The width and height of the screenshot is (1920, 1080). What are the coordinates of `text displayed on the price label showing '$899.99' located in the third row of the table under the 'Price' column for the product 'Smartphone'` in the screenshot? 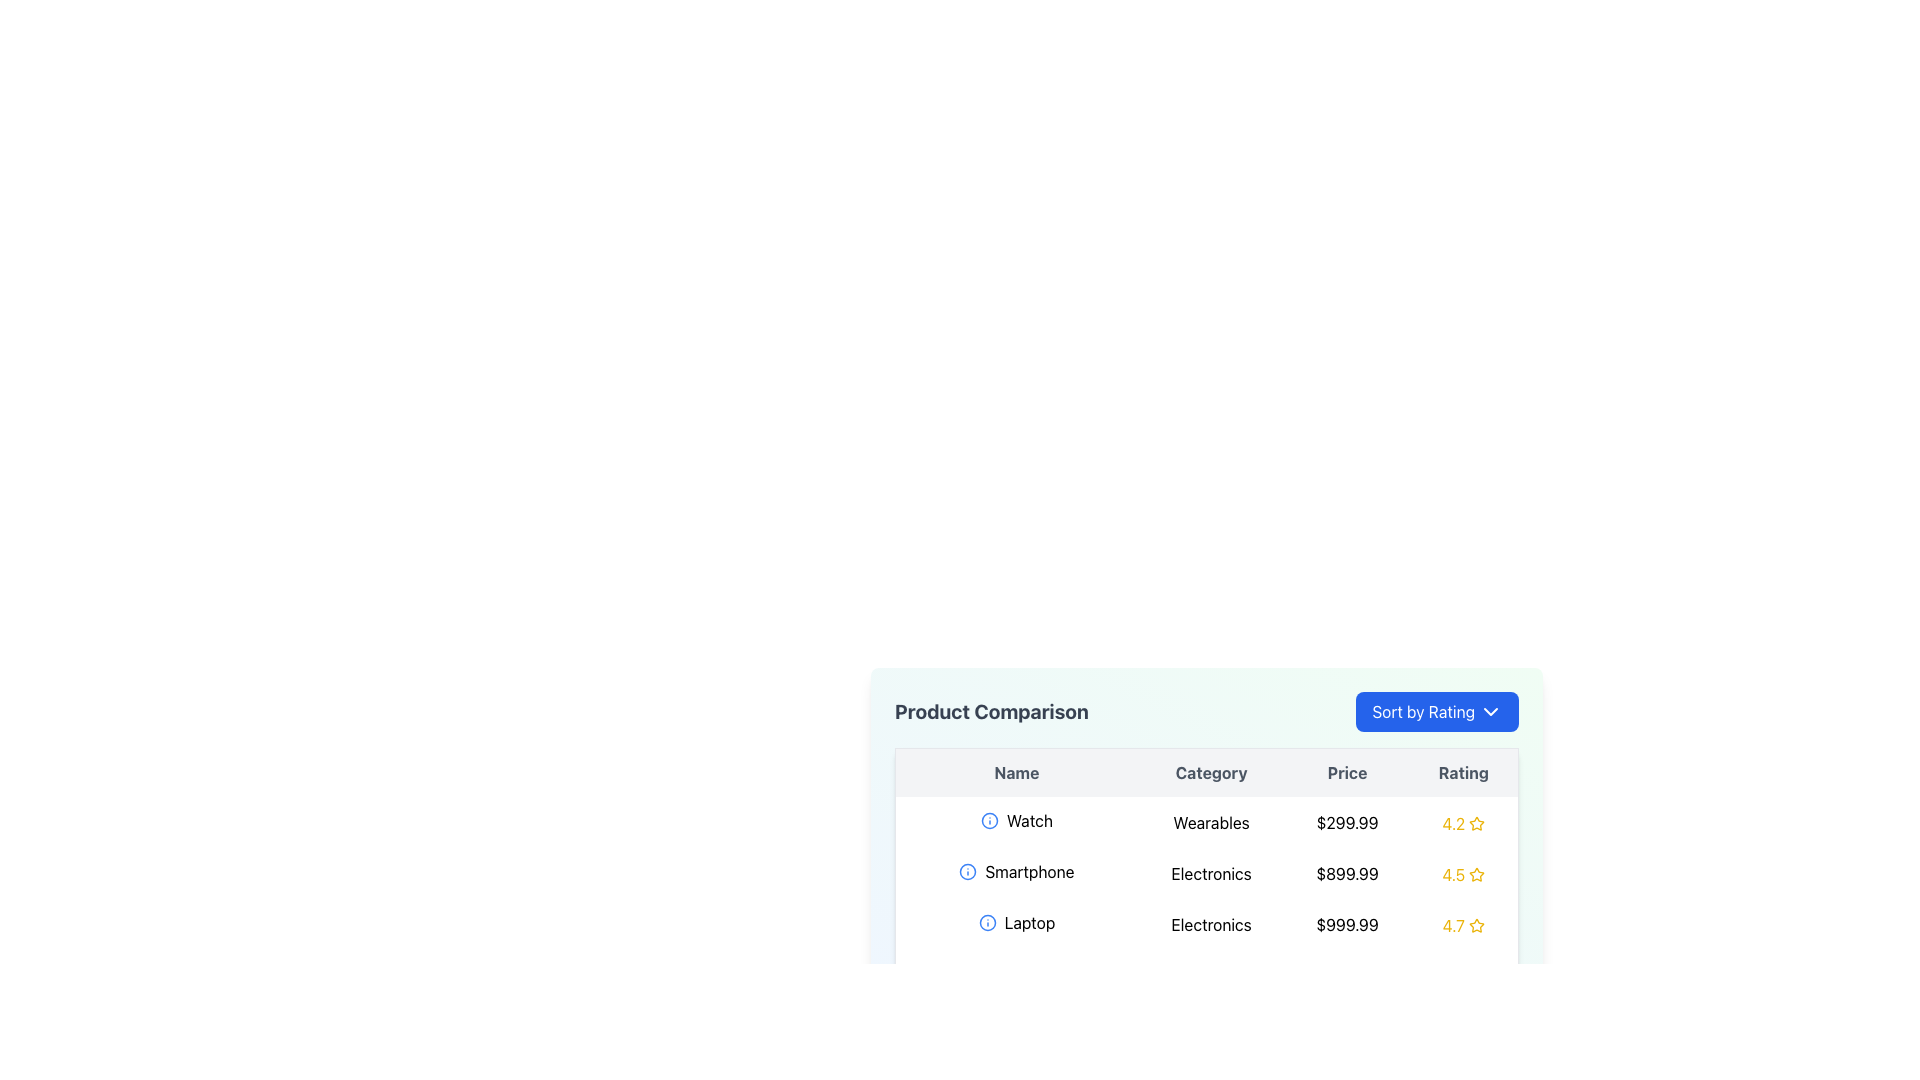 It's located at (1347, 872).